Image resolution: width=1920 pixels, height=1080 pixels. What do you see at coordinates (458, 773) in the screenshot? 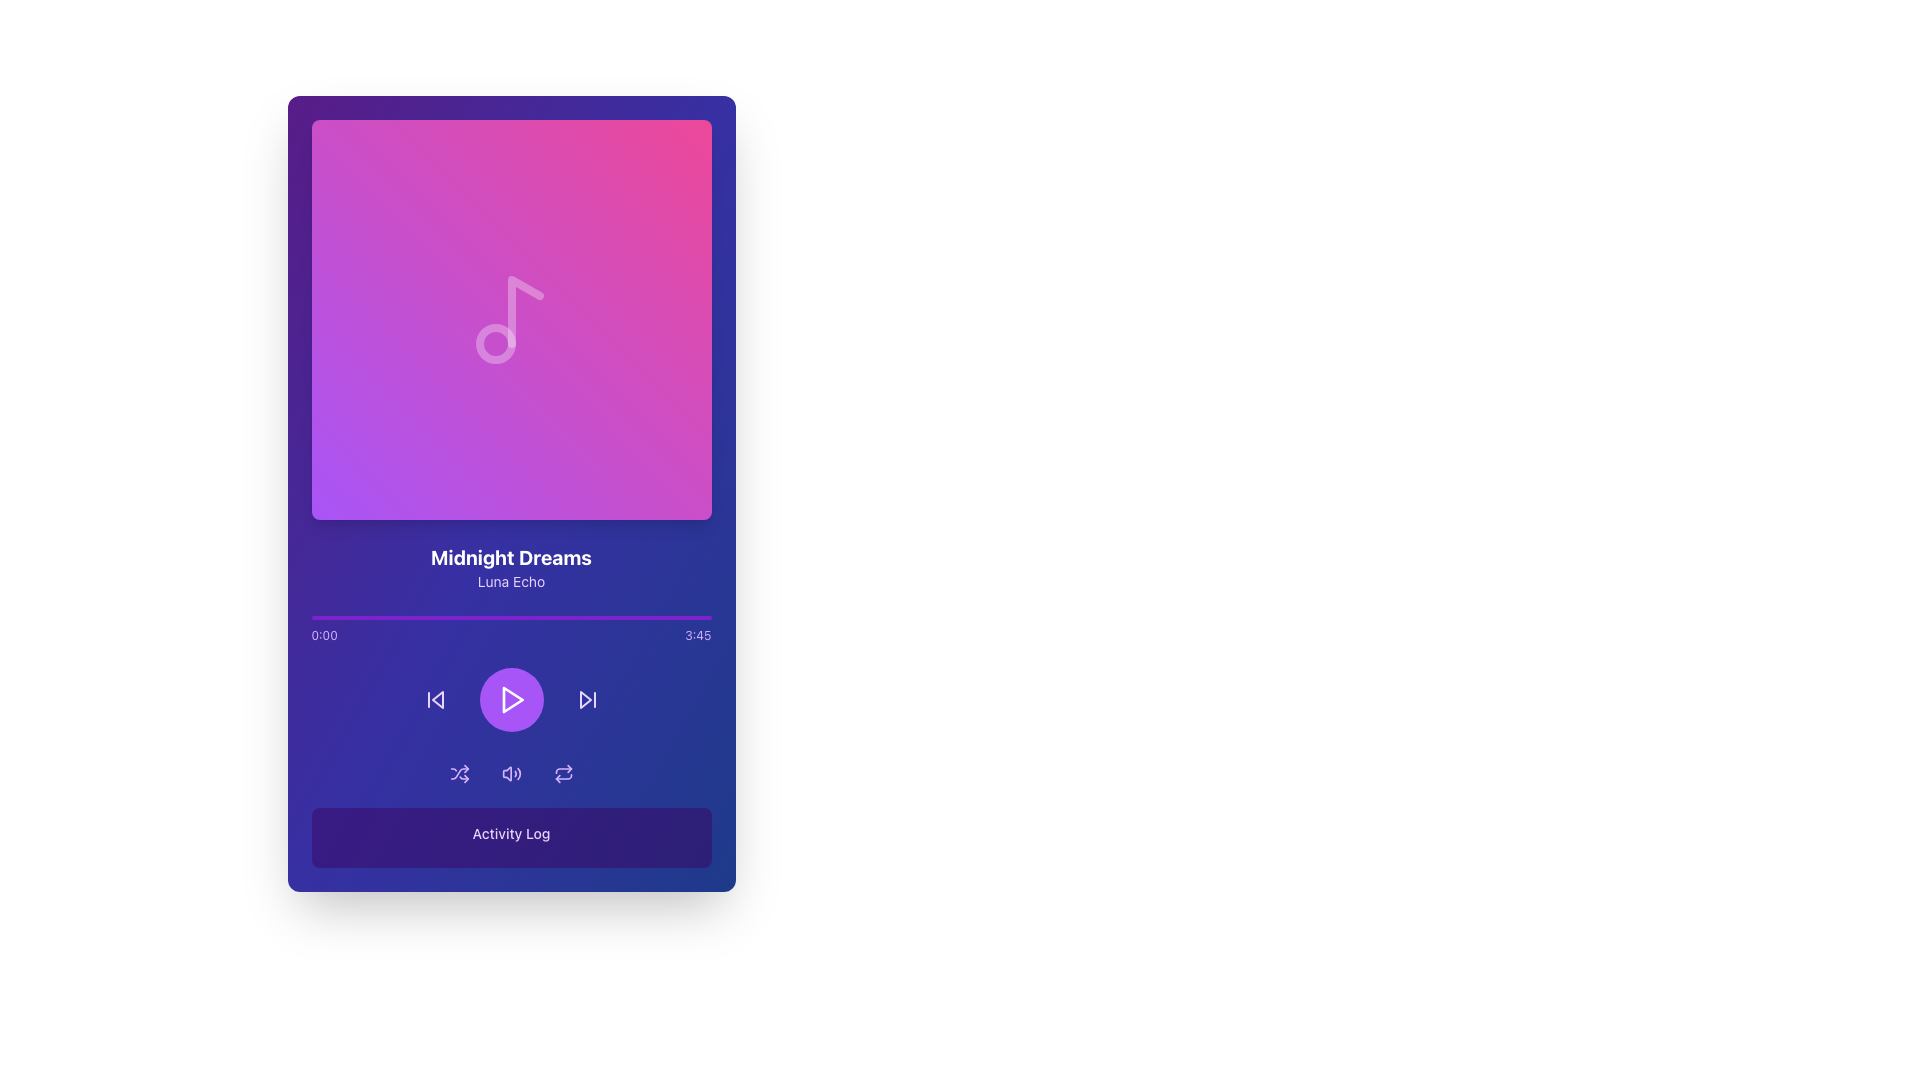
I see `the shuffle toggle button located below the playback control buttons, to the left of the volume control icon, and right-aligned relative to the repeat function icon` at bounding box center [458, 773].